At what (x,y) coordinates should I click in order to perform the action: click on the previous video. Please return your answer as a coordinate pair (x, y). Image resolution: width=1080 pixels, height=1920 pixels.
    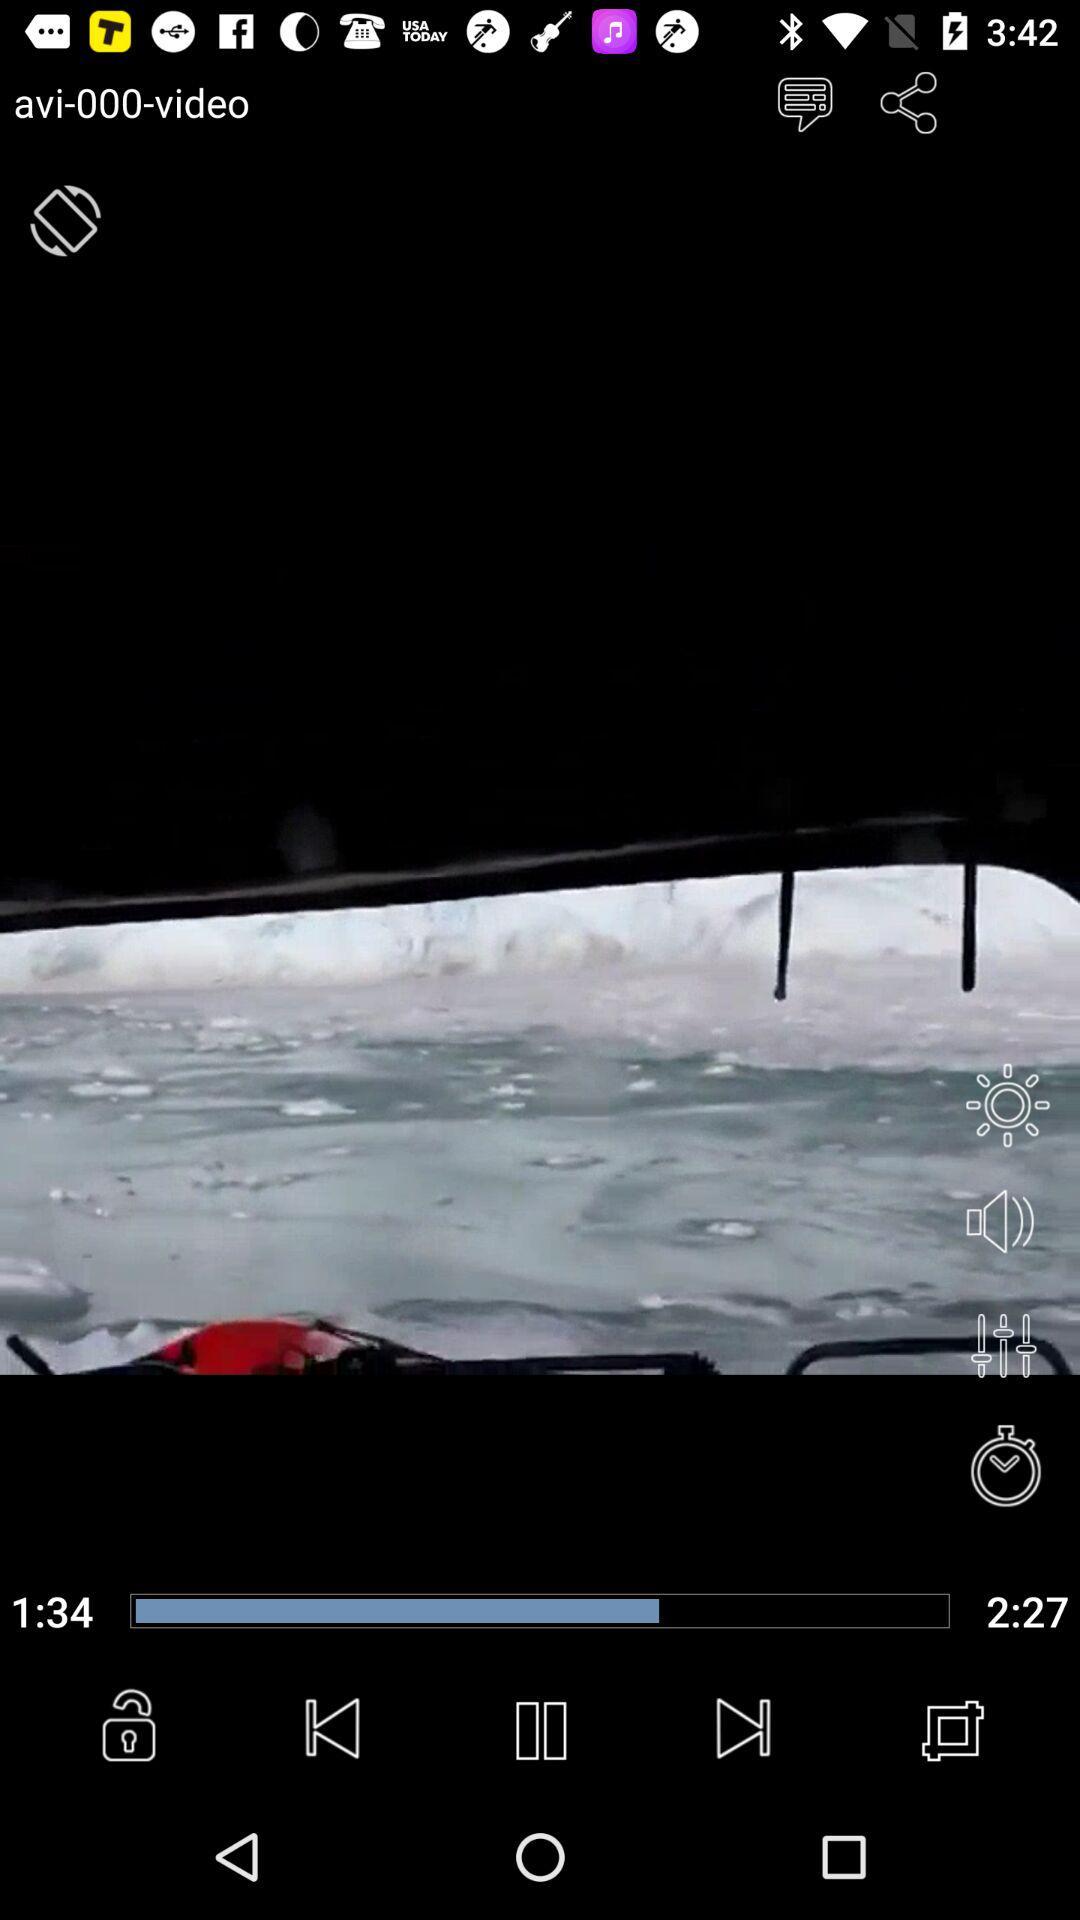
    Looking at the image, I should click on (333, 1730).